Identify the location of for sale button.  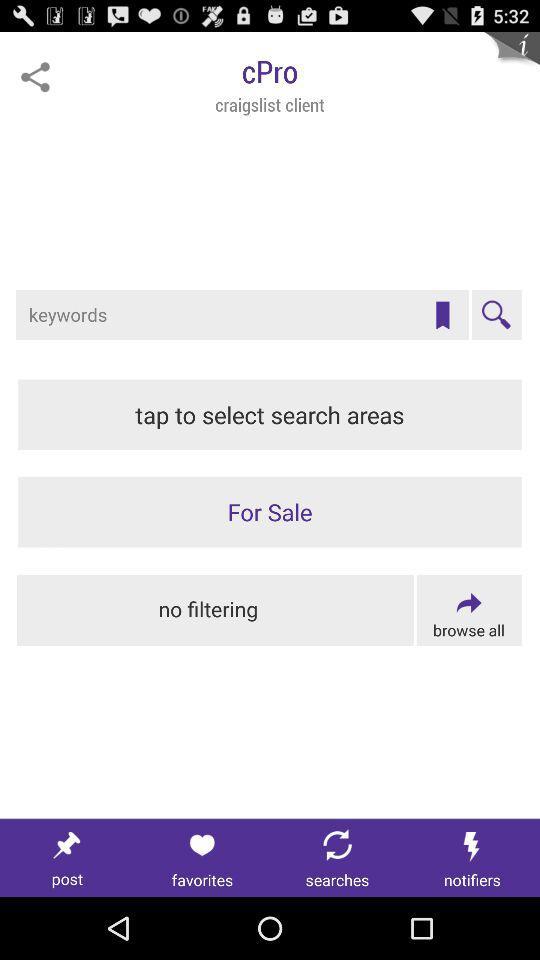
(270, 511).